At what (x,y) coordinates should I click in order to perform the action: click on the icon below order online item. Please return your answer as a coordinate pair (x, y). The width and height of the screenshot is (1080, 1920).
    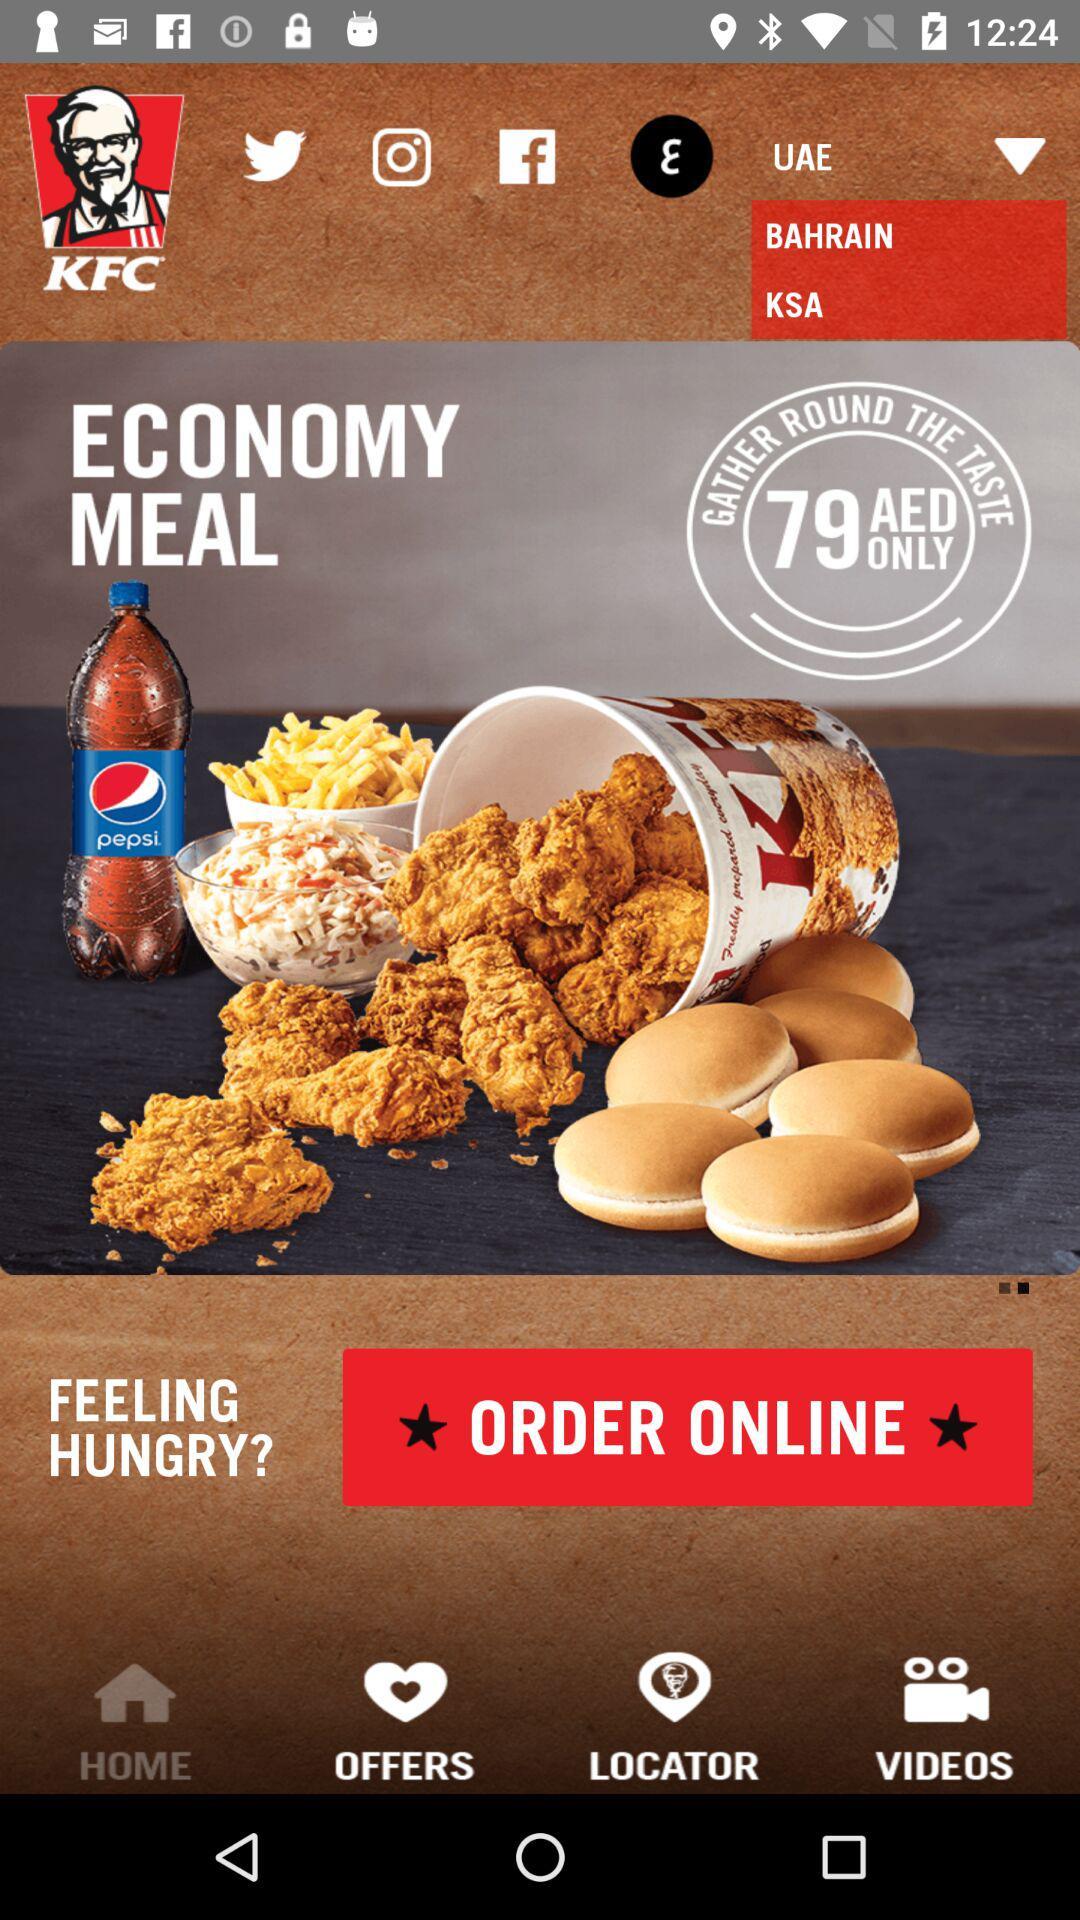
    Looking at the image, I should click on (675, 1714).